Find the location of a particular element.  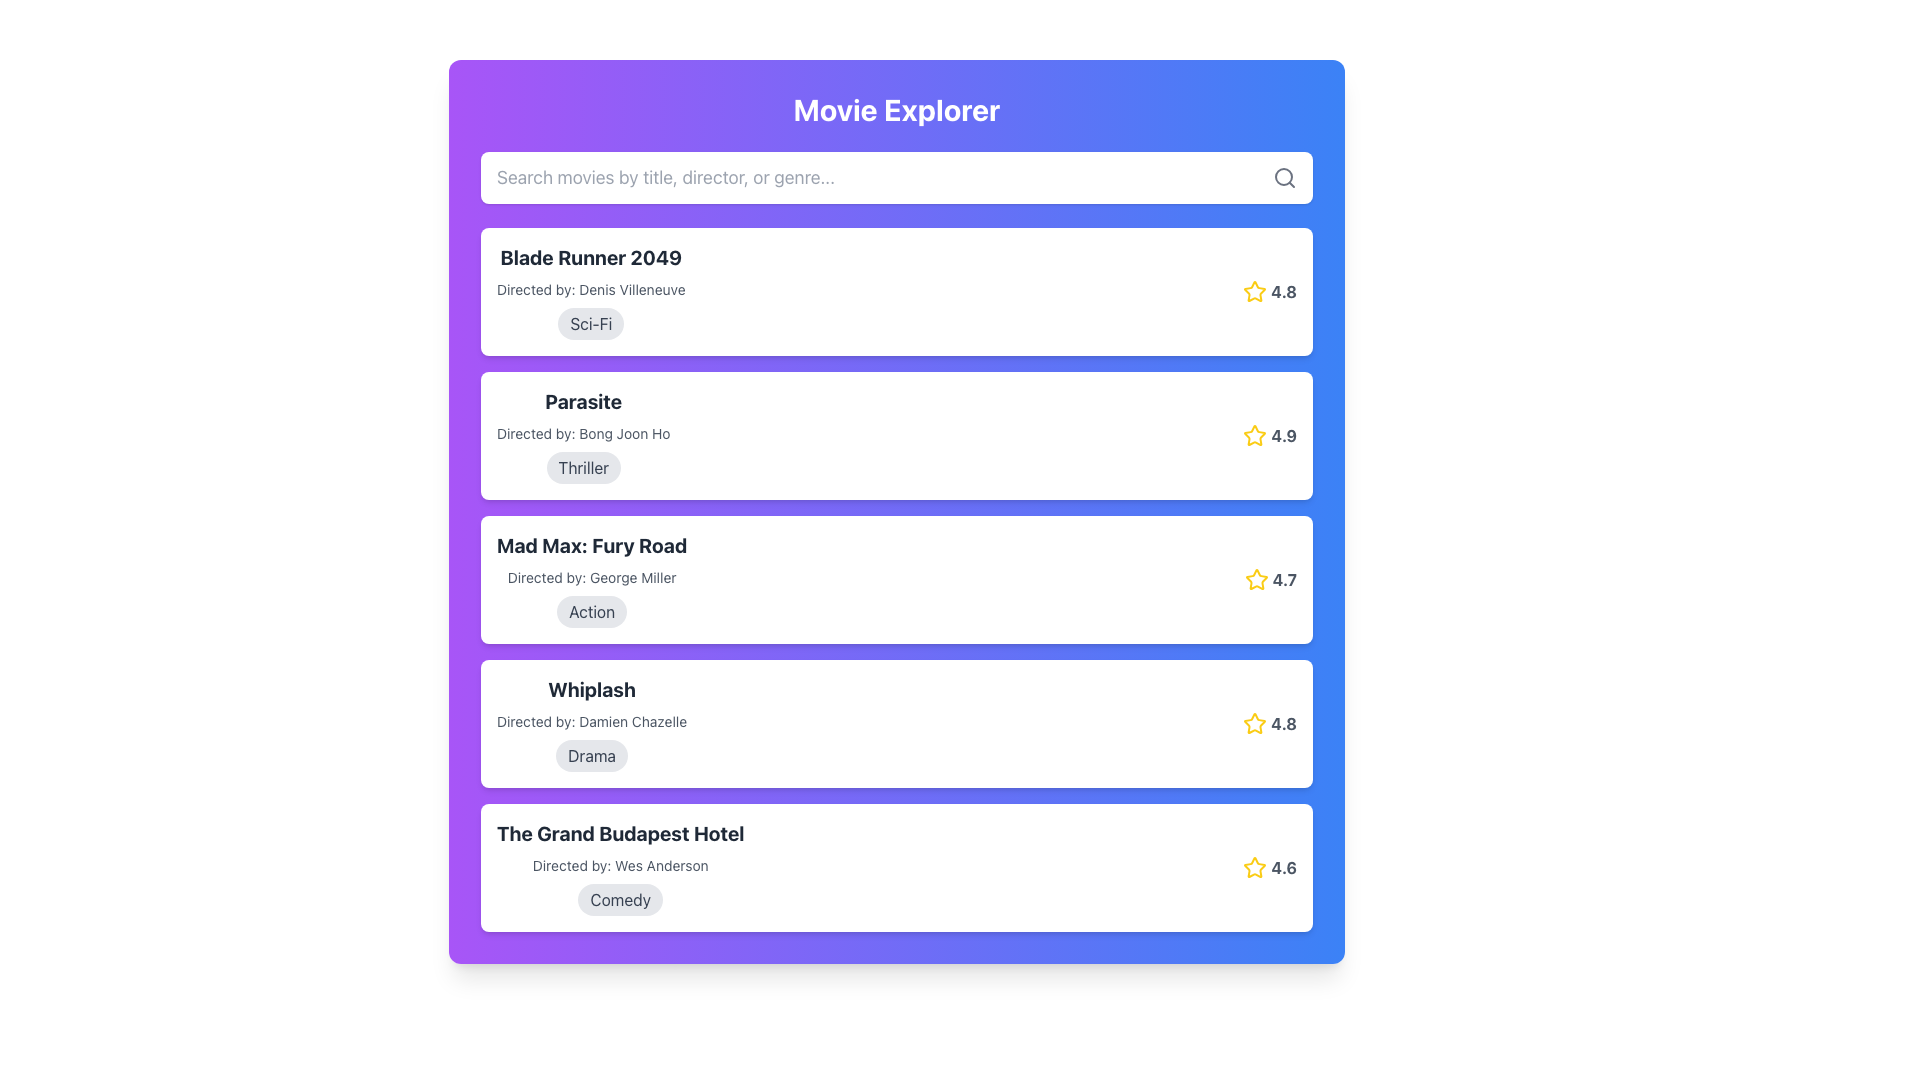

rating value displayed as bold gray text '4.6' next to the yellow star icon in the last movie entry of 'The Grand Budapest Hotel' is located at coordinates (1283, 866).